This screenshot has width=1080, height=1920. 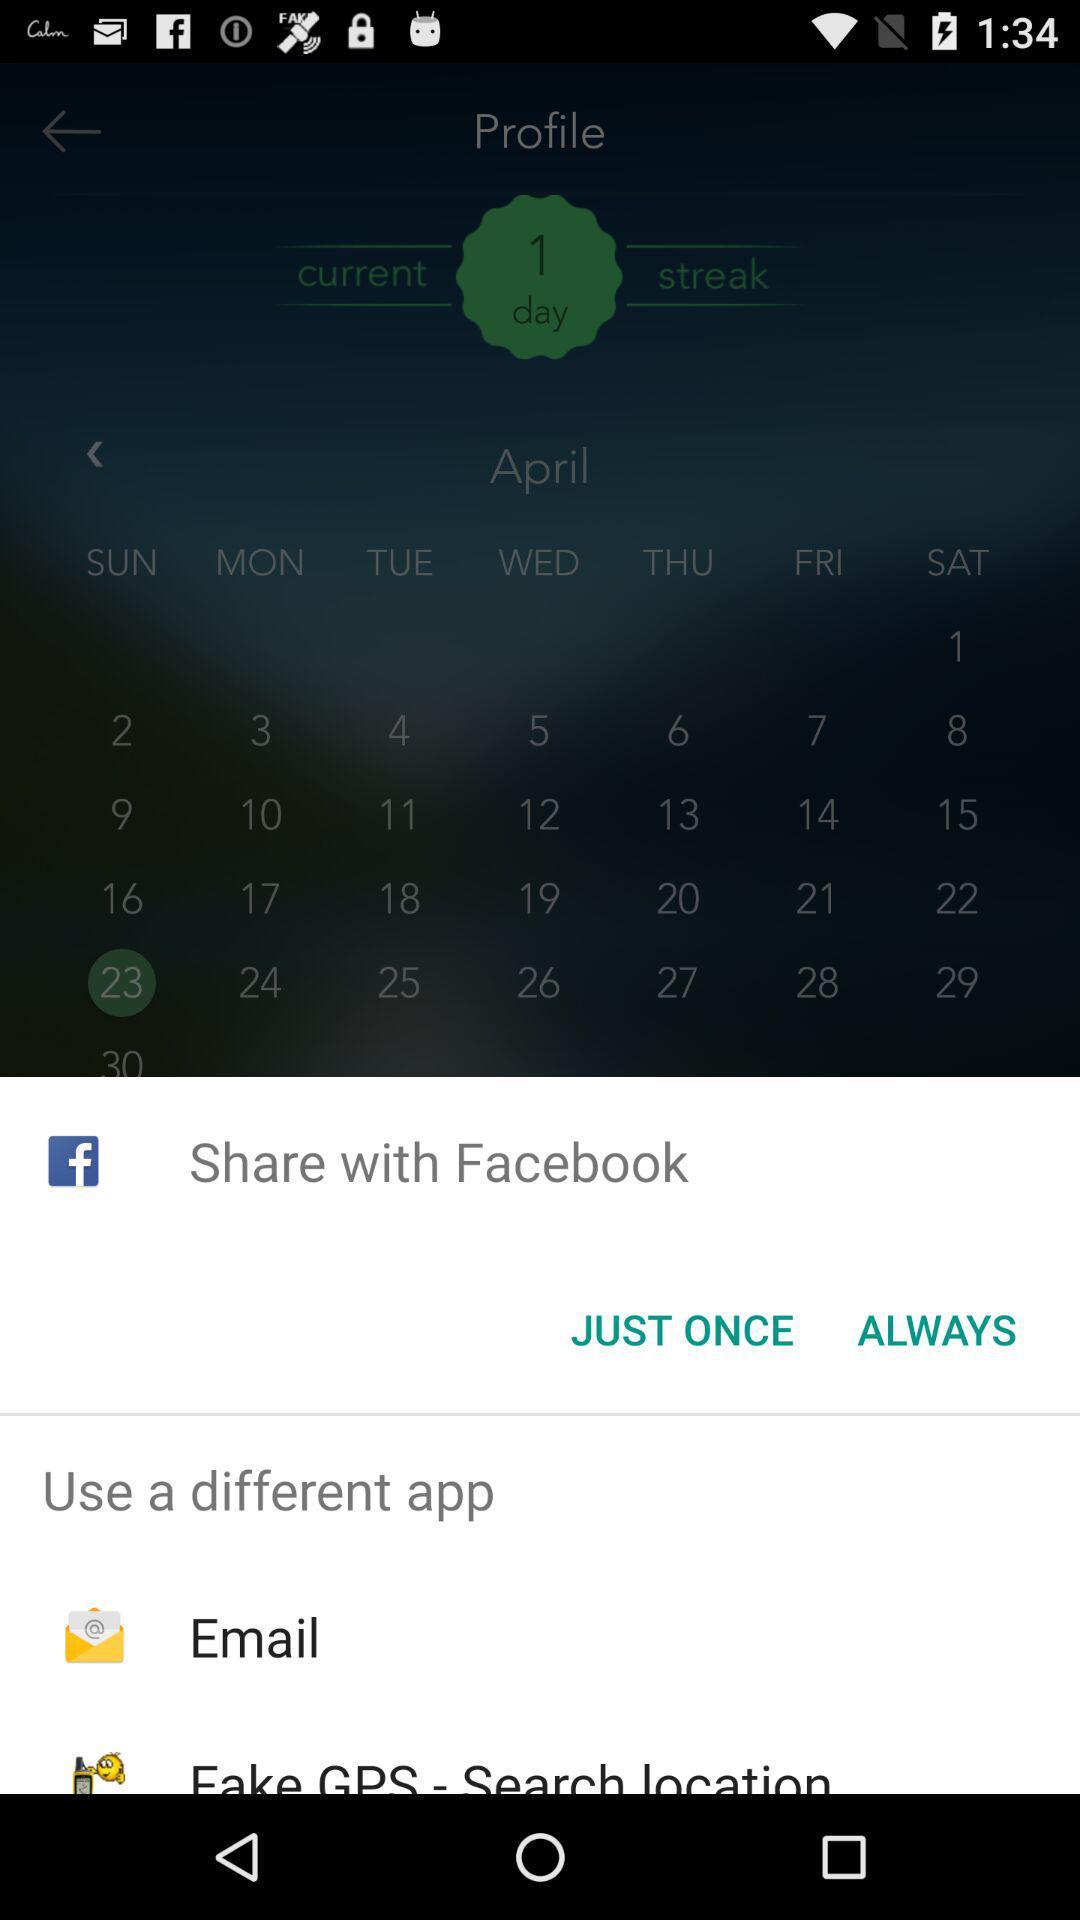 What do you see at coordinates (681, 1329) in the screenshot?
I see `the item below the share with facebook icon` at bounding box center [681, 1329].